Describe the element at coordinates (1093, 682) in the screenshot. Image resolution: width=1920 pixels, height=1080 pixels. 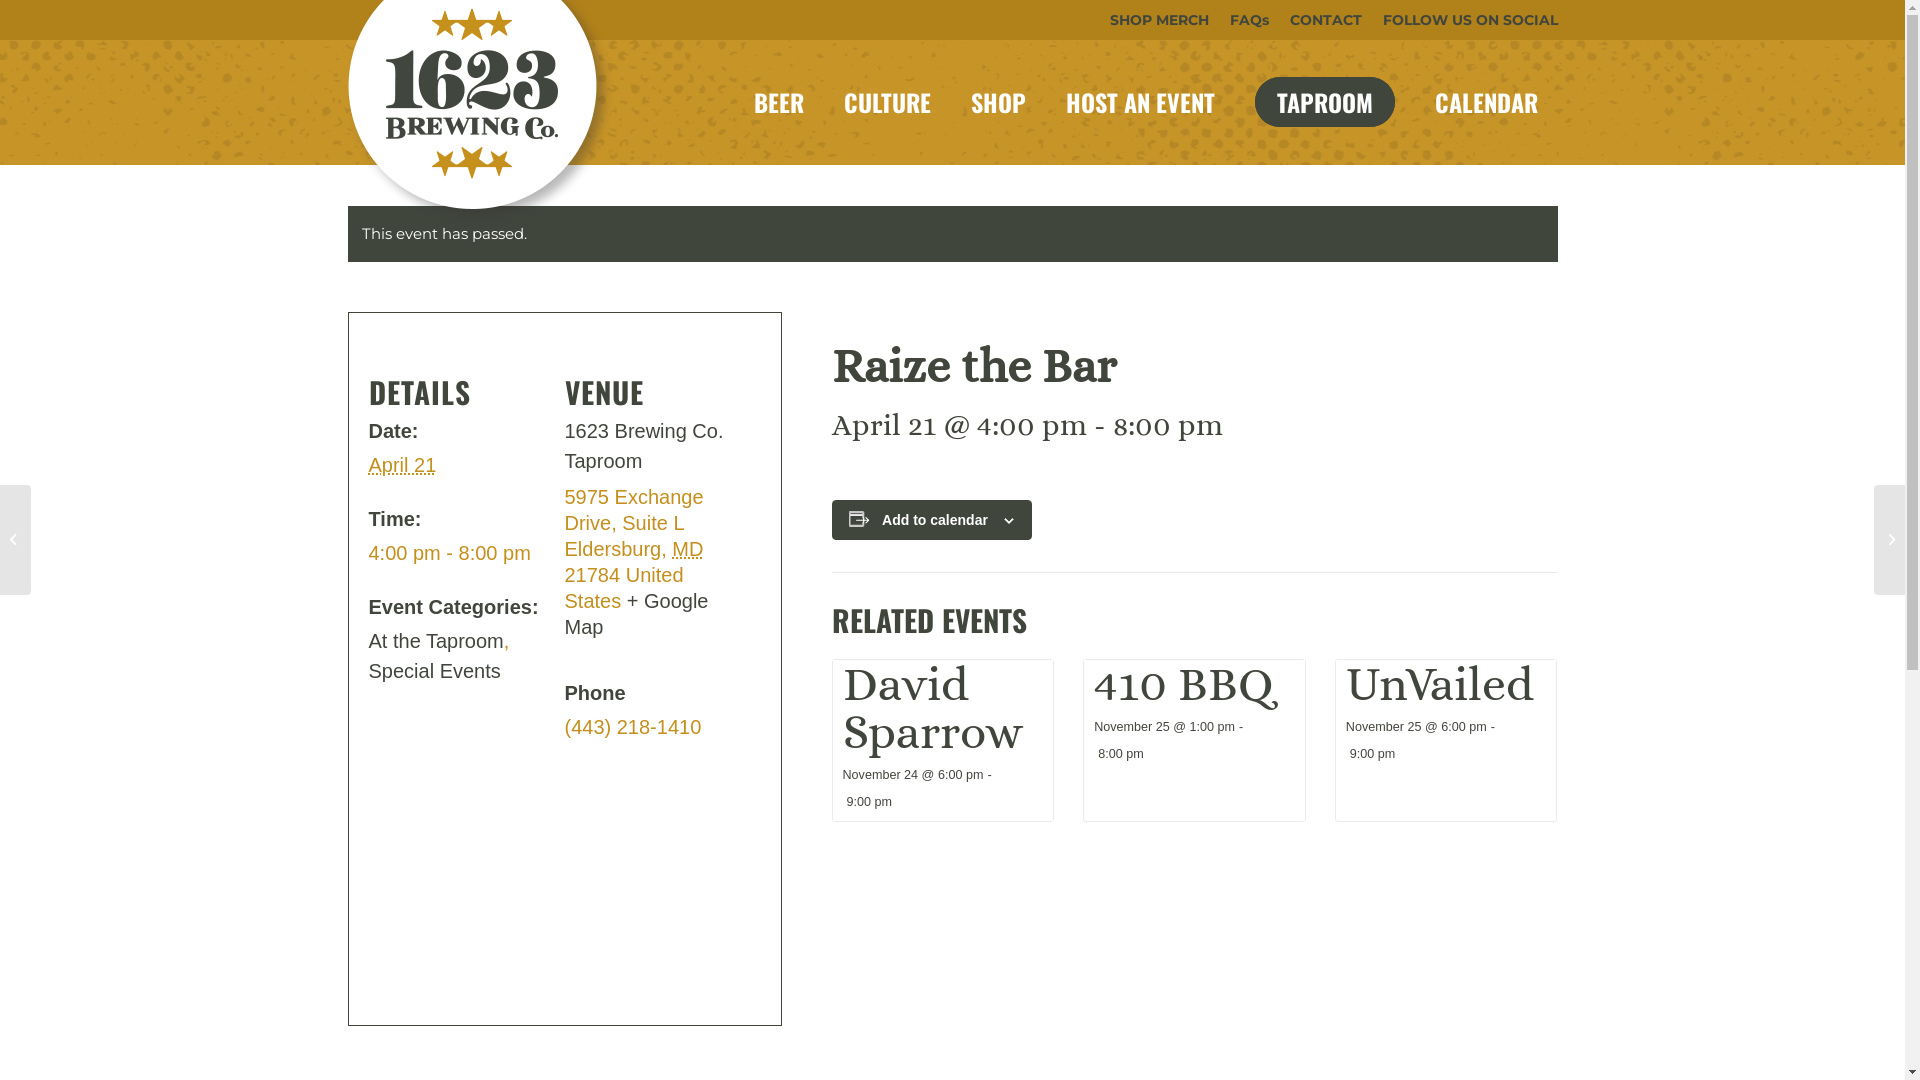
I see `'410 BBQ'` at that location.